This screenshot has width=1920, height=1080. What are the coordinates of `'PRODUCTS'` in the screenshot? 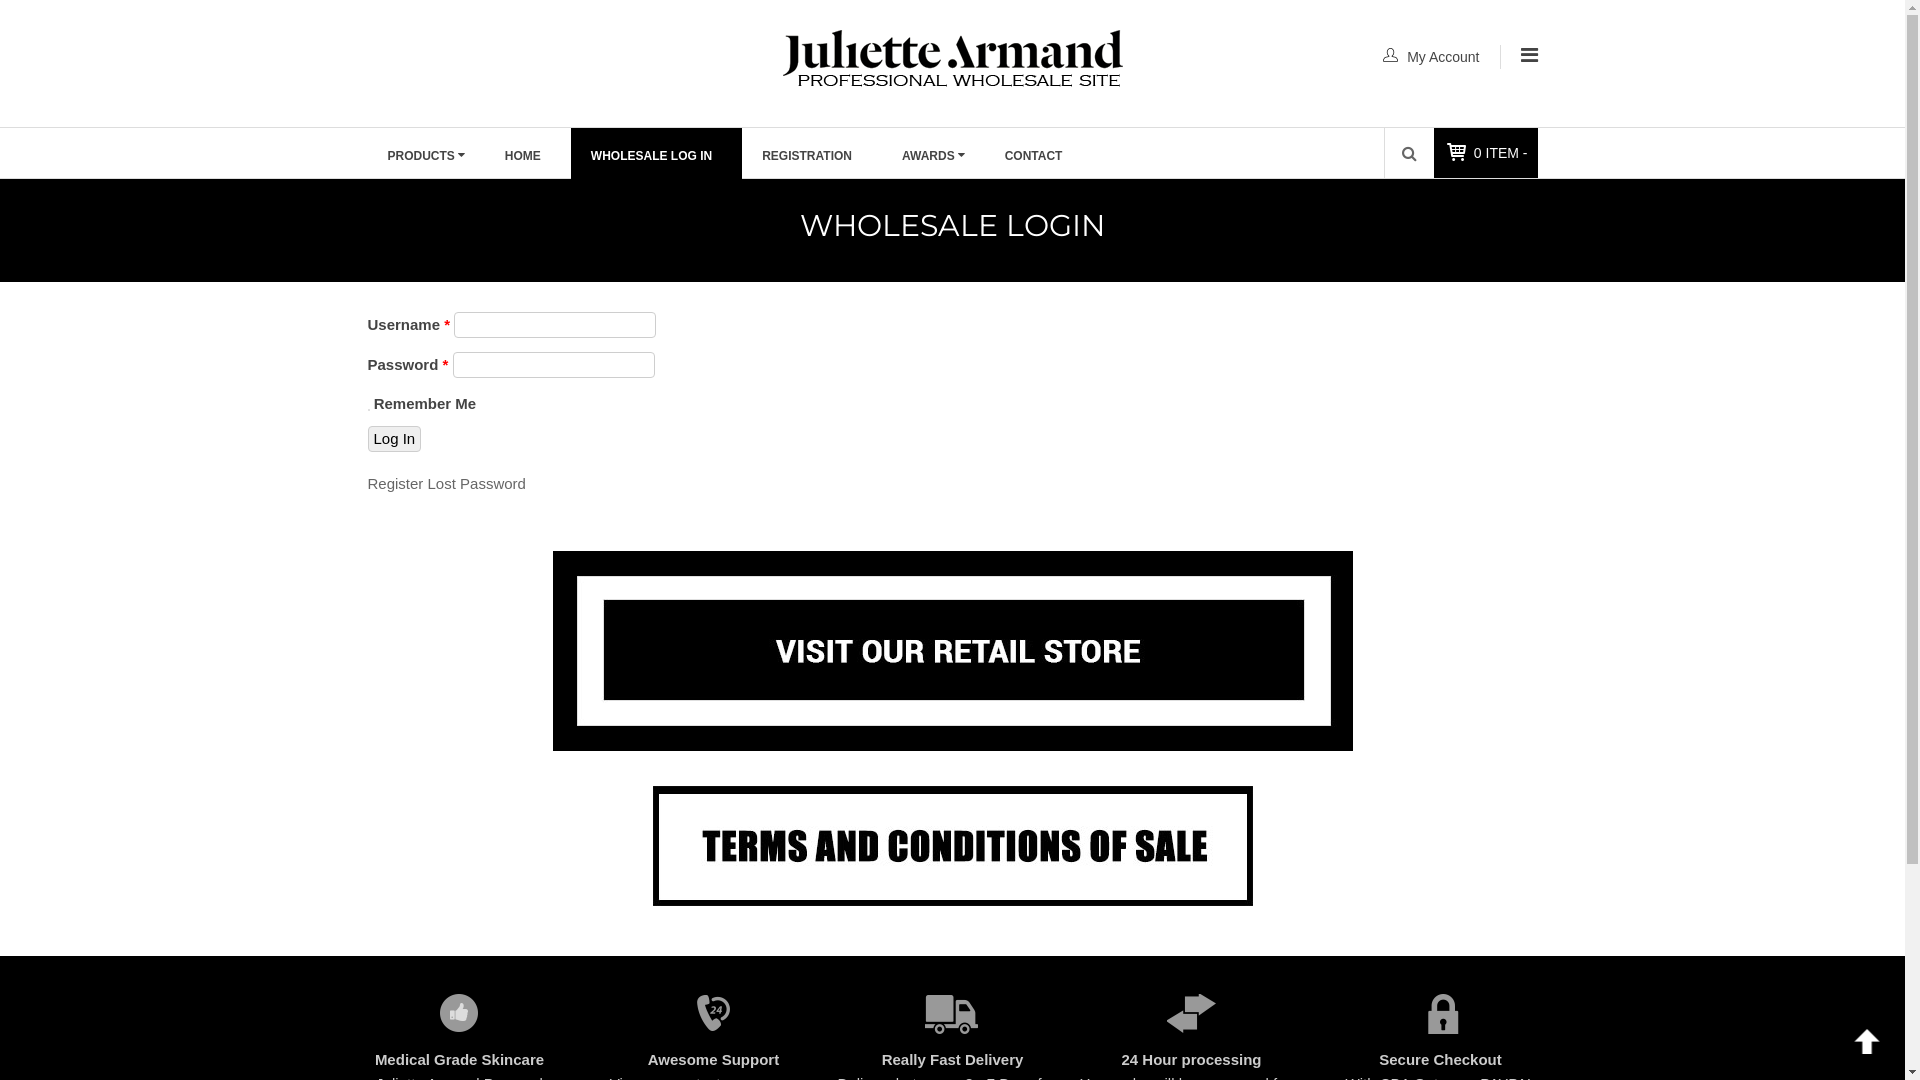 It's located at (368, 153).